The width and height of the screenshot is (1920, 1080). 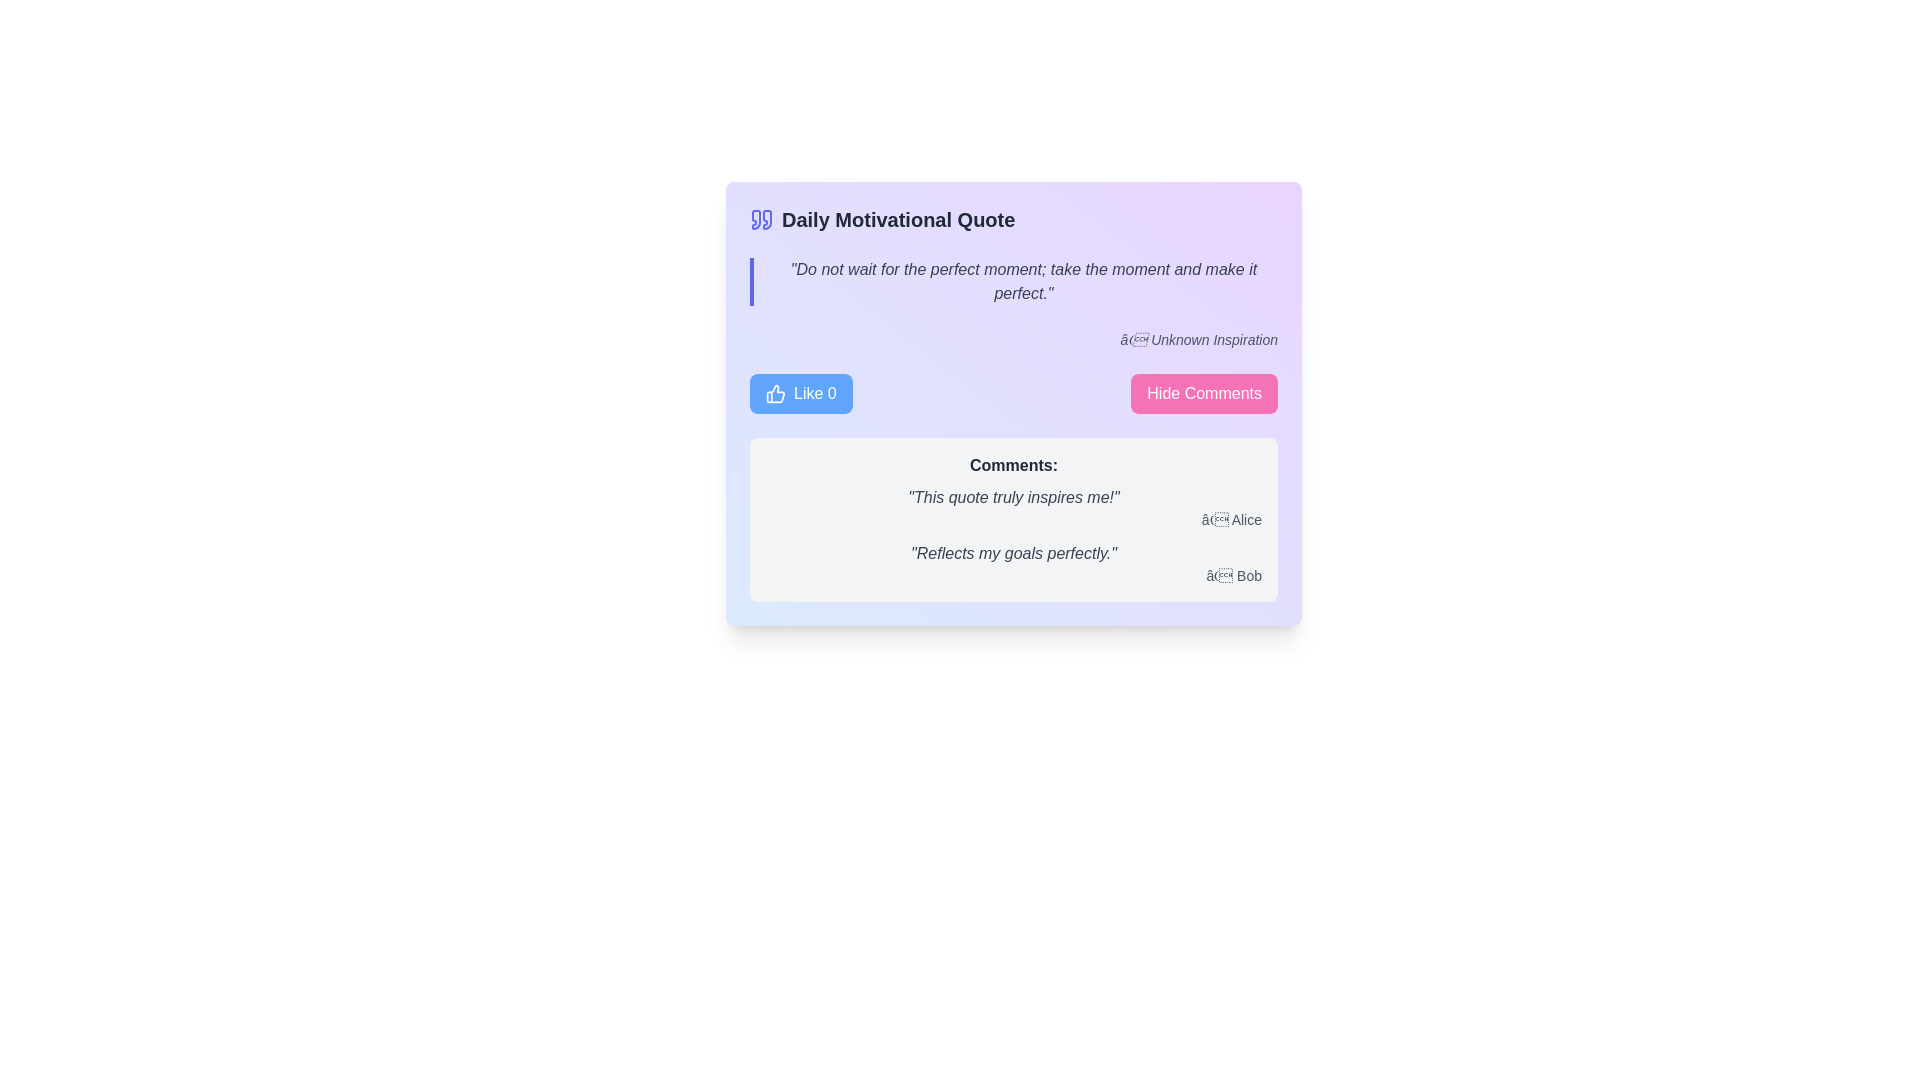 What do you see at coordinates (774, 393) in the screenshot?
I see `the 'like' icon located in the upper-left corner of the card layout, just below the motivational quote section` at bounding box center [774, 393].